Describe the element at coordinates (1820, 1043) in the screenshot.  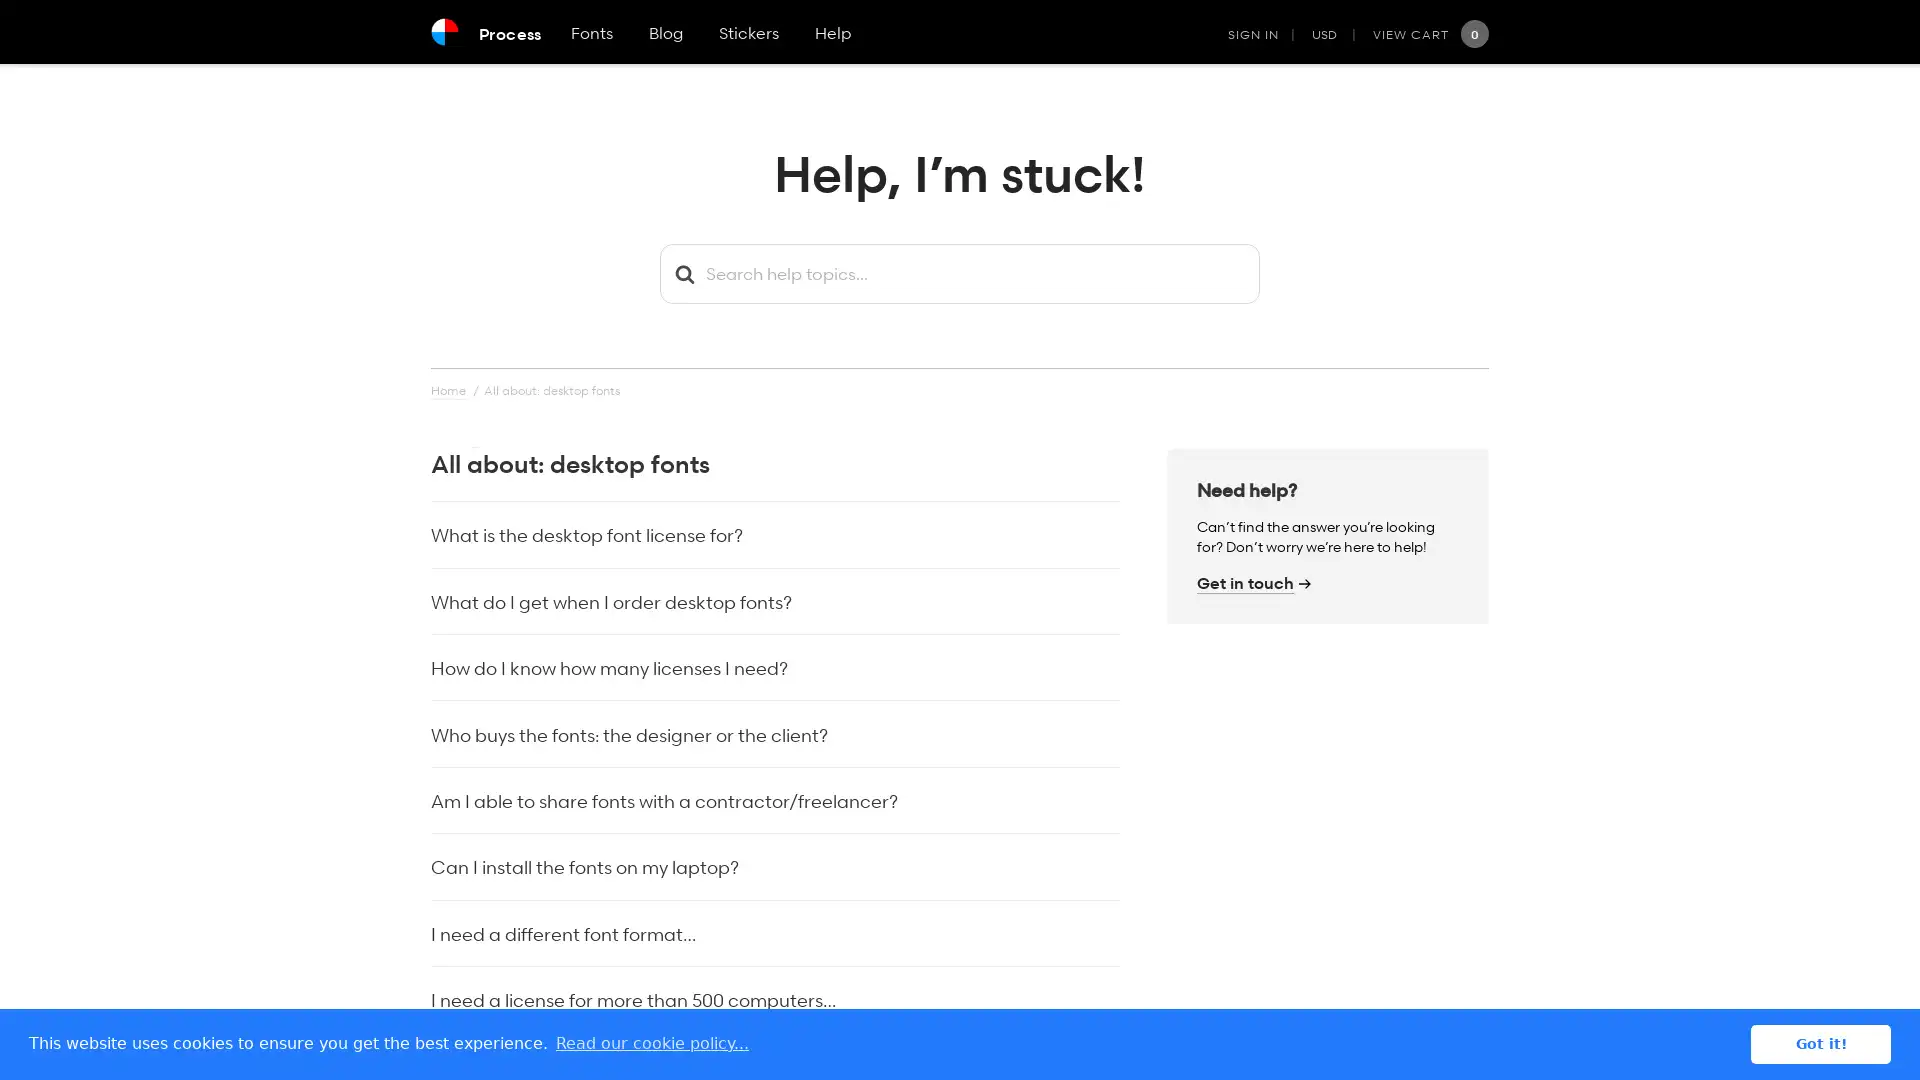
I see `dismiss cookie message` at that location.